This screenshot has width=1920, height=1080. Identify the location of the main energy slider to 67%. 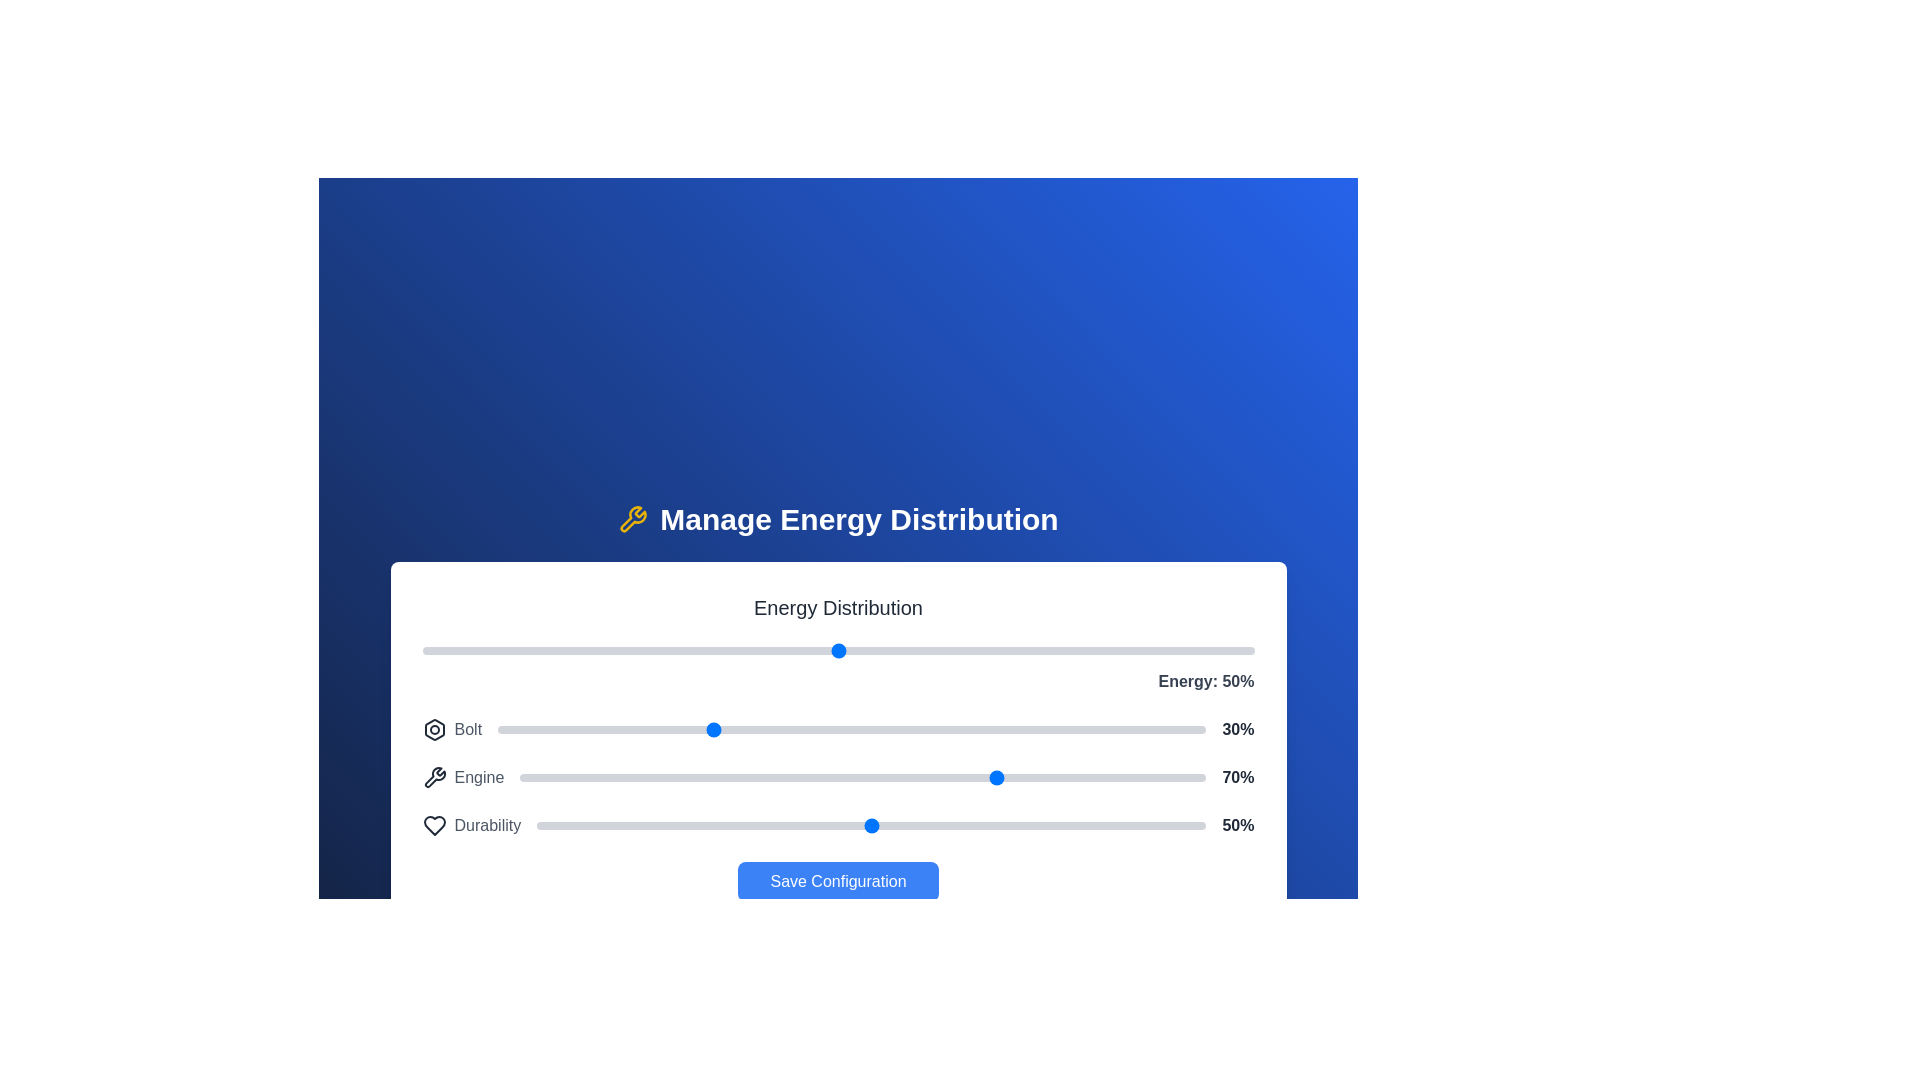
(979, 651).